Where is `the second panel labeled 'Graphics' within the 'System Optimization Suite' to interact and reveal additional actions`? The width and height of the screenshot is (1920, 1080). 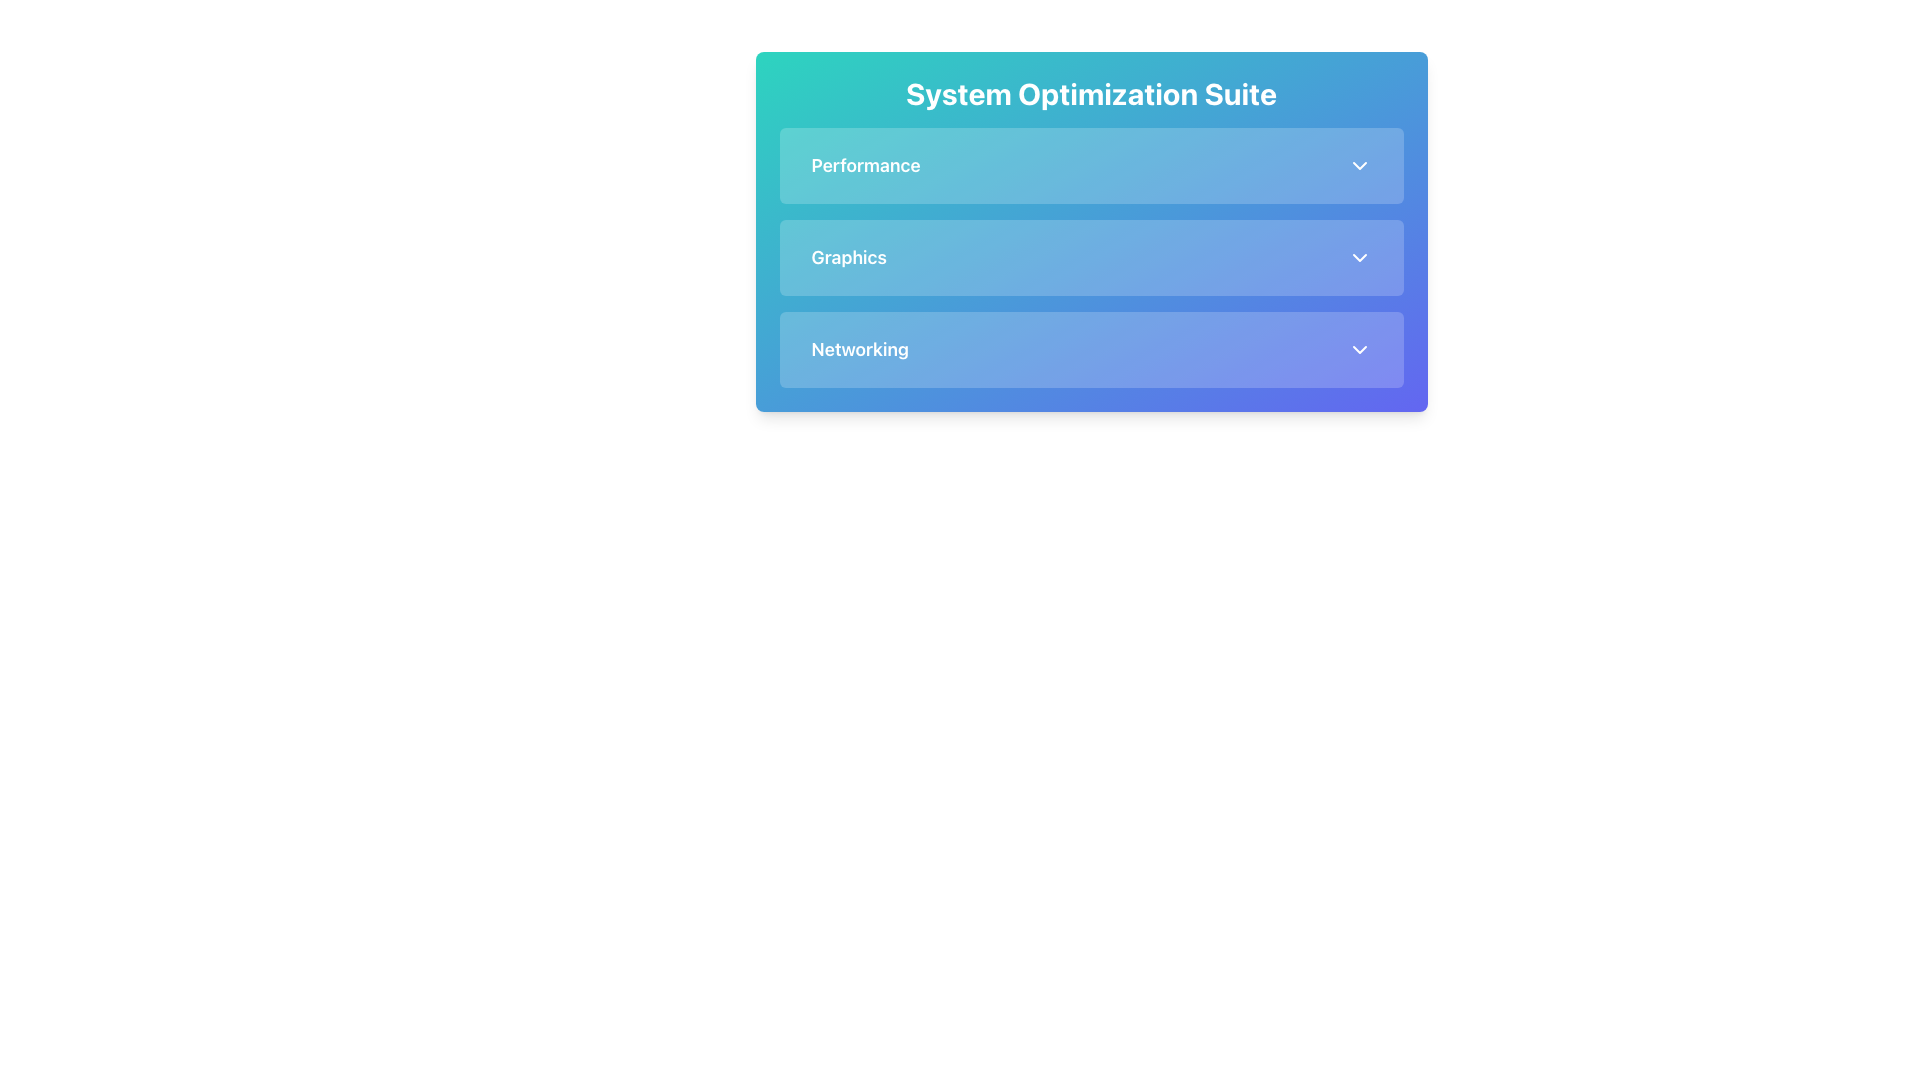
the second panel labeled 'Graphics' within the 'System Optimization Suite' to interact and reveal additional actions is located at coordinates (1090, 257).